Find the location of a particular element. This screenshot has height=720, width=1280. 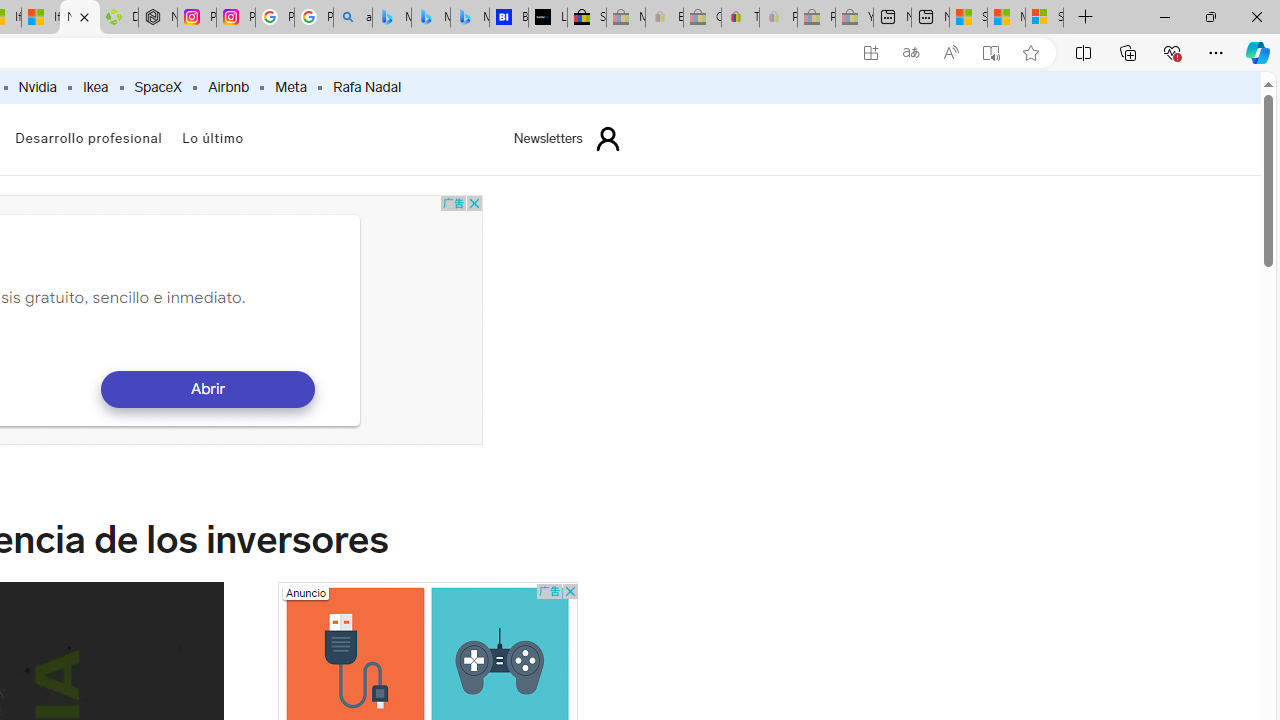

'Airbnb' is located at coordinates (227, 87).